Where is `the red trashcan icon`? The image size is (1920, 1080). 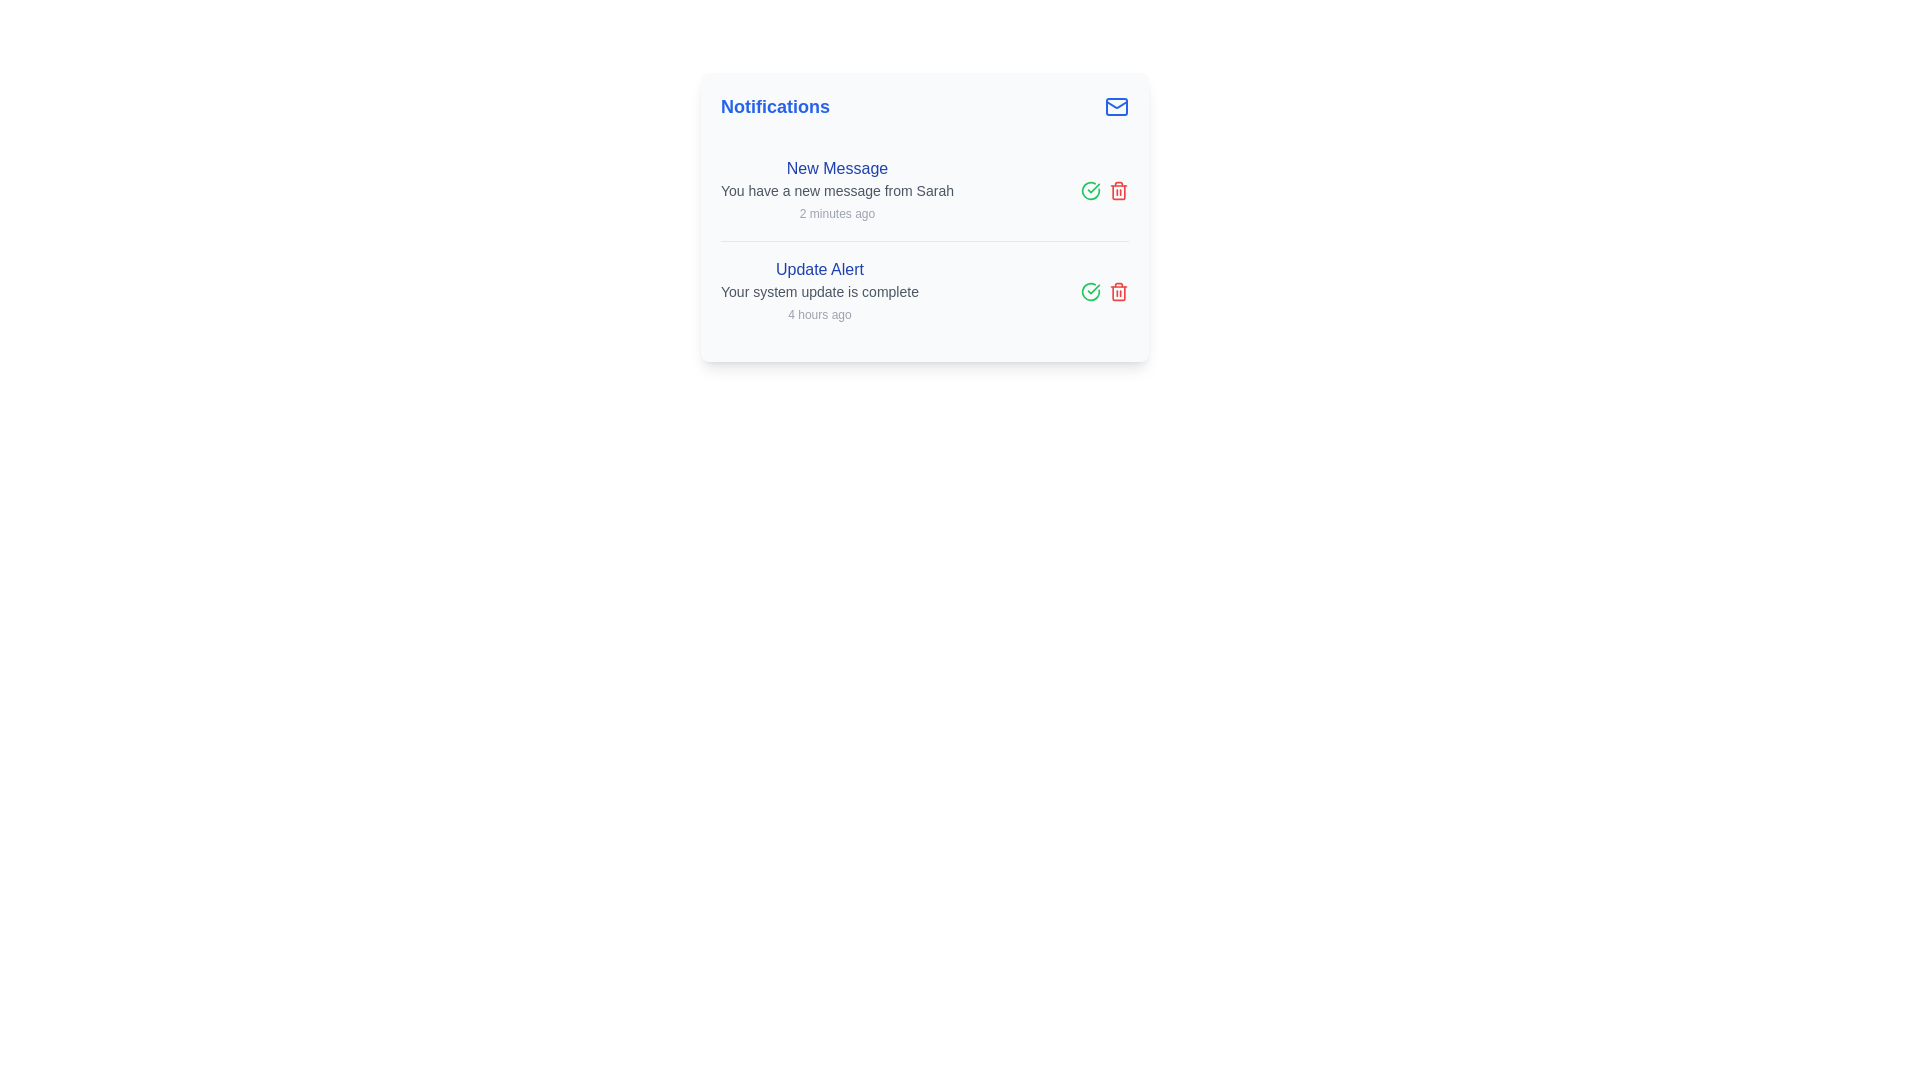
the red trashcan icon is located at coordinates (1117, 292).